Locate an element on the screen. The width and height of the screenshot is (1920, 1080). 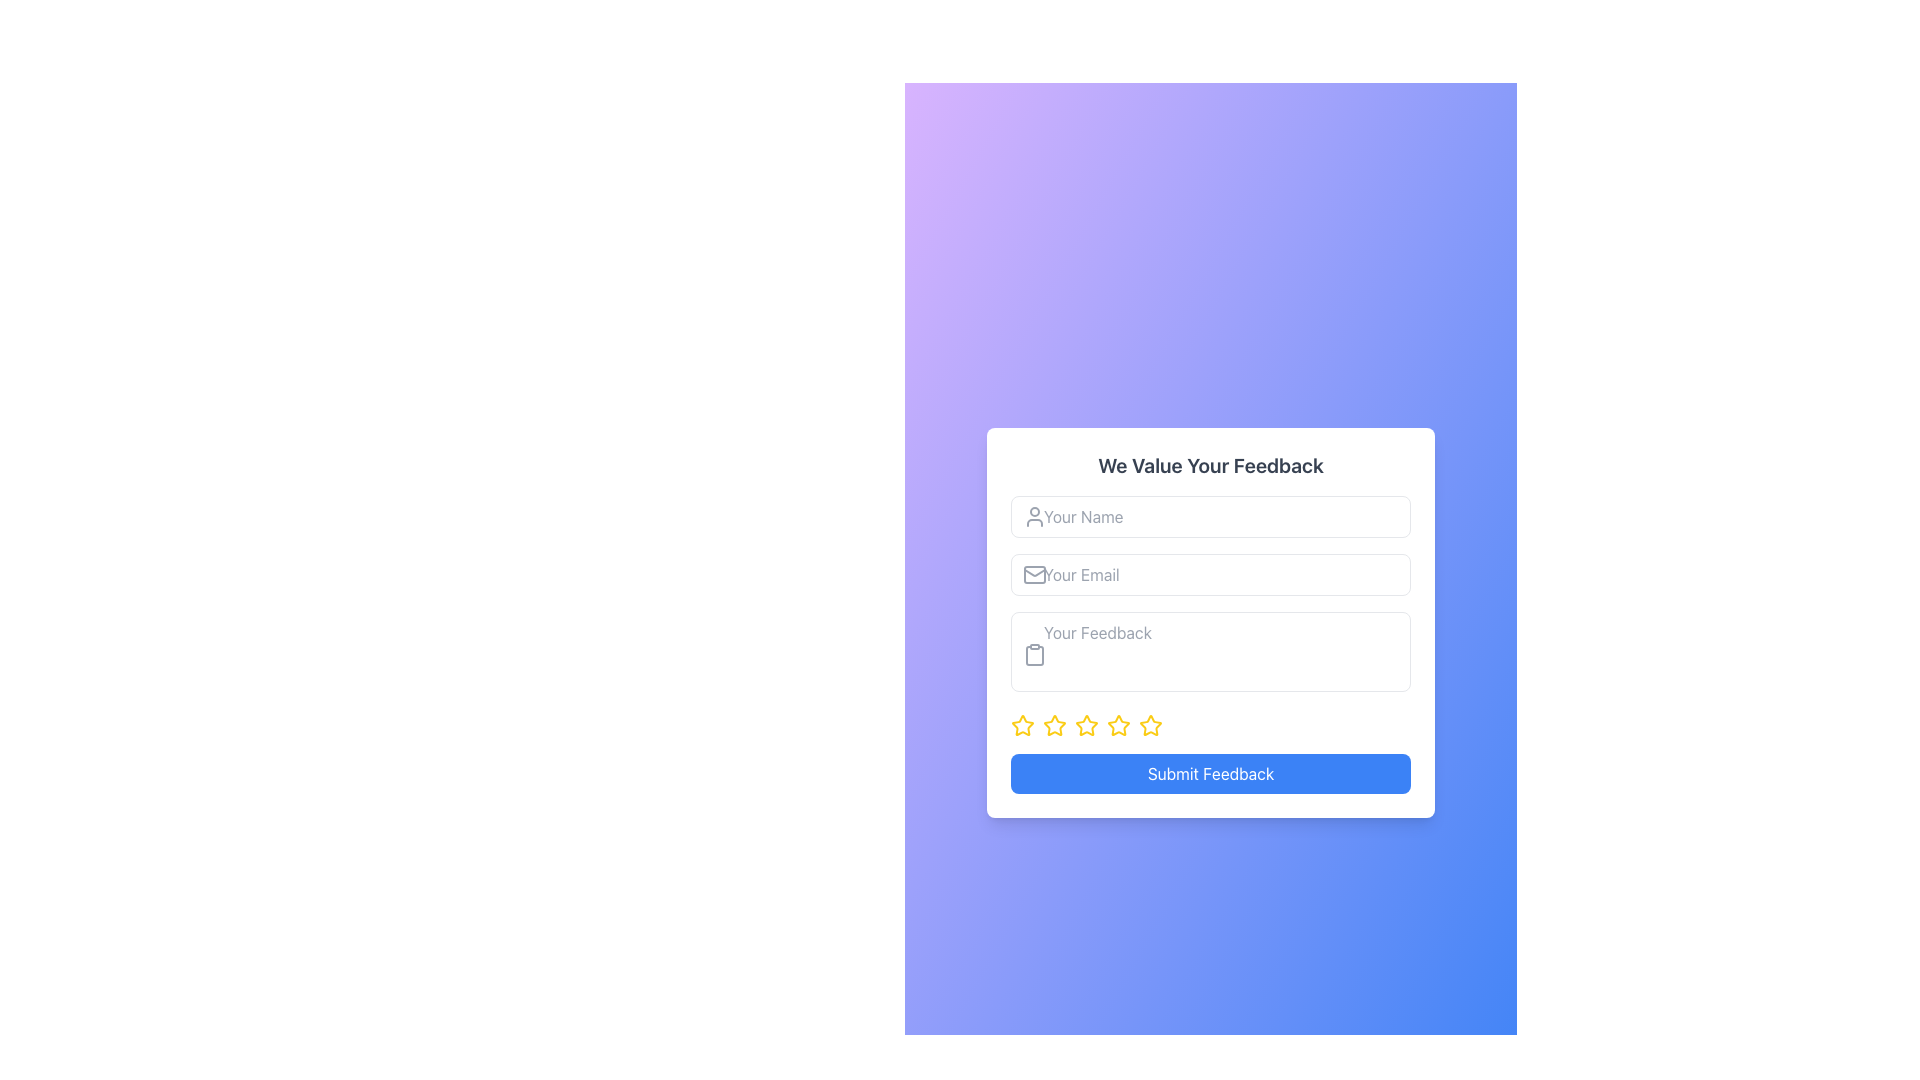
the sixth star icon with a yellow fill and clean stroke to set a rating in the feedback form card is located at coordinates (1117, 725).